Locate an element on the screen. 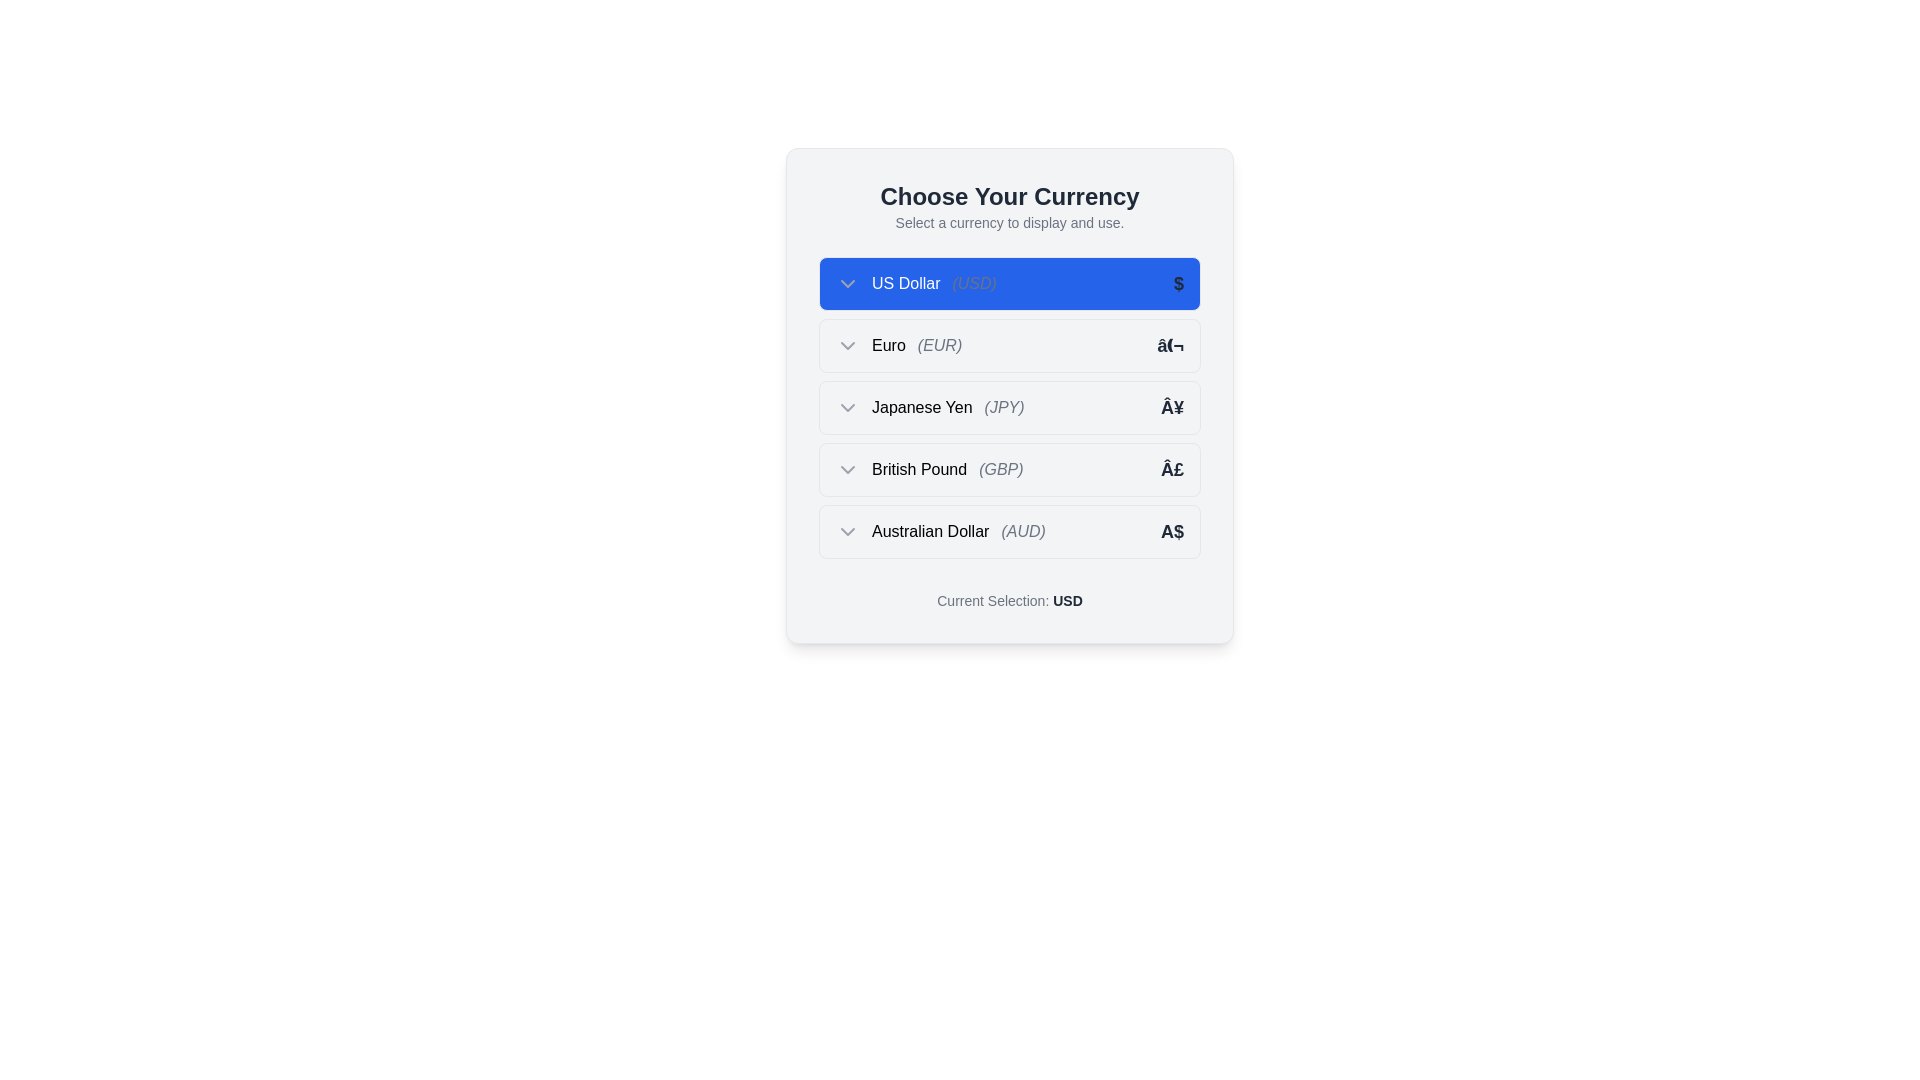  the fourth option in the dropdown menu representing the British Pound currency is located at coordinates (1009, 470).